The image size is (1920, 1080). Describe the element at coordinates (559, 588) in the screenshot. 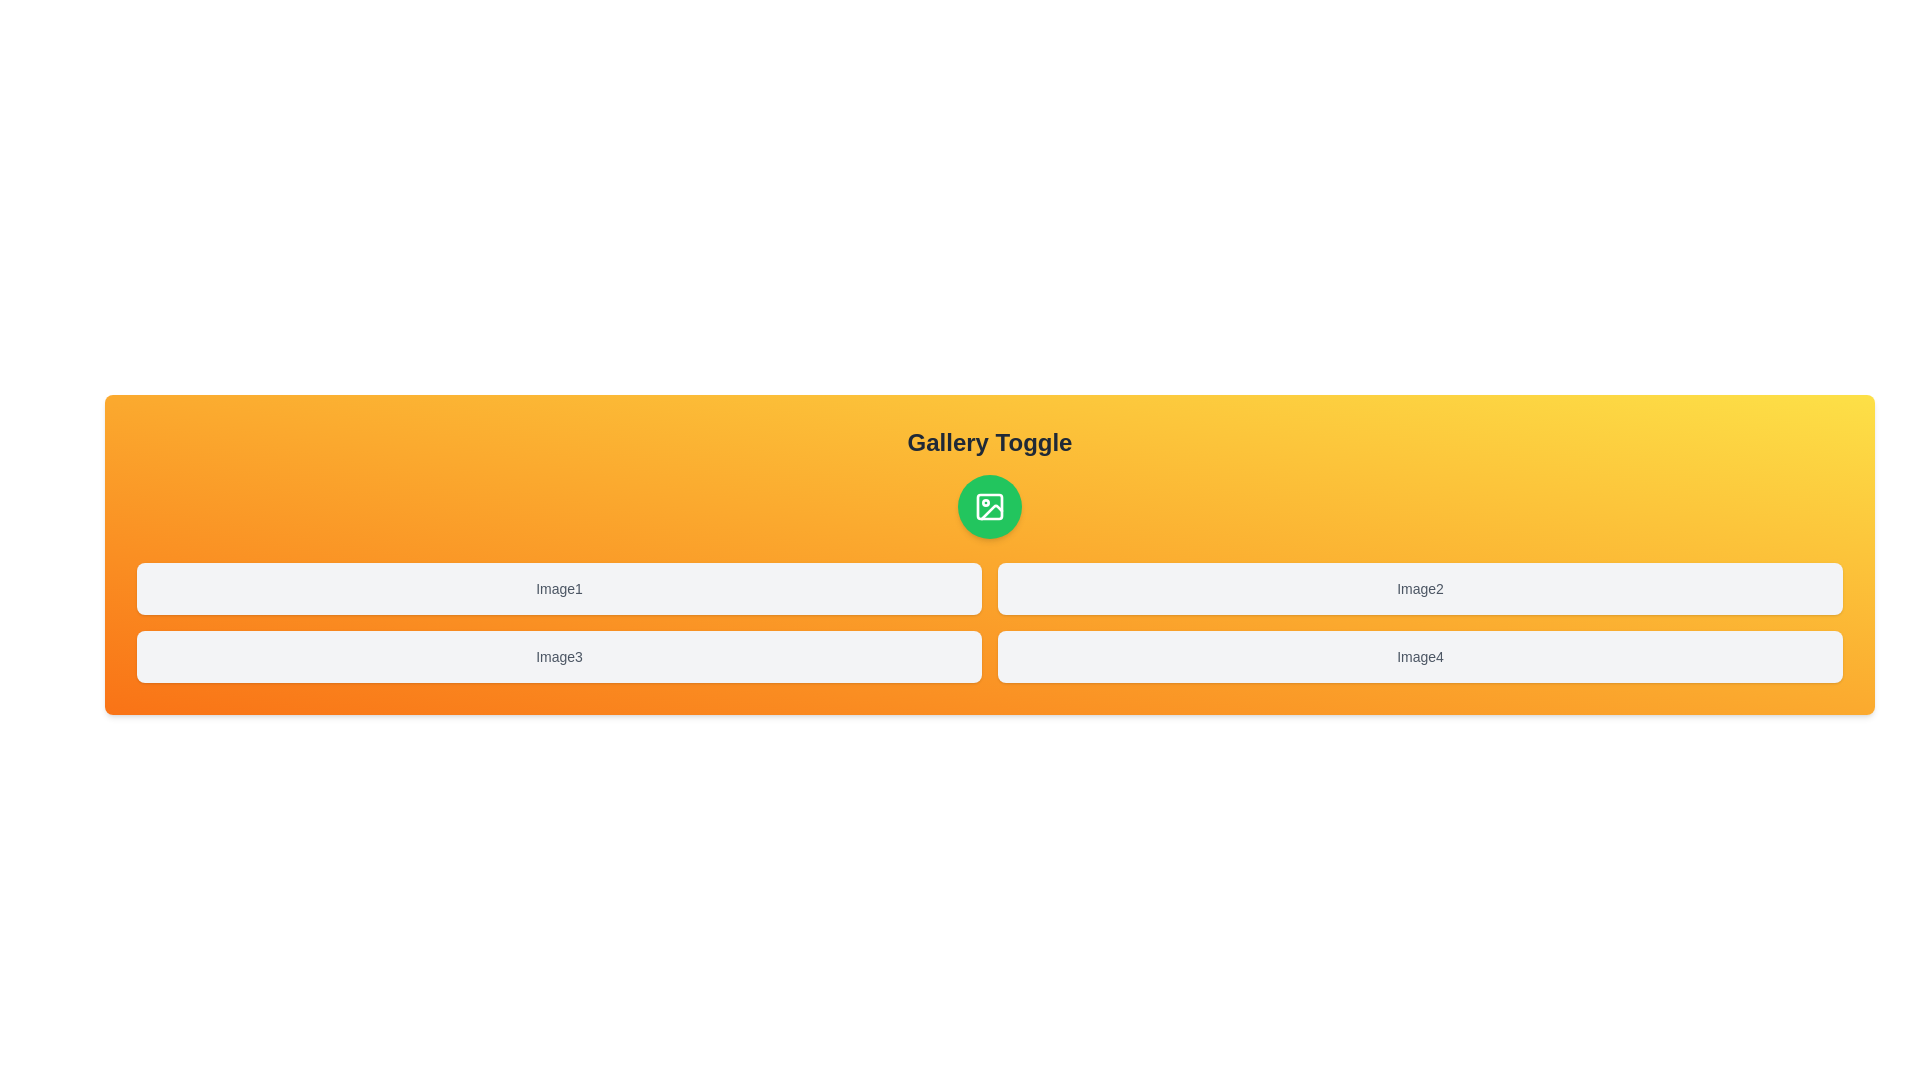

I see `the image box labeled Image1` at that location.